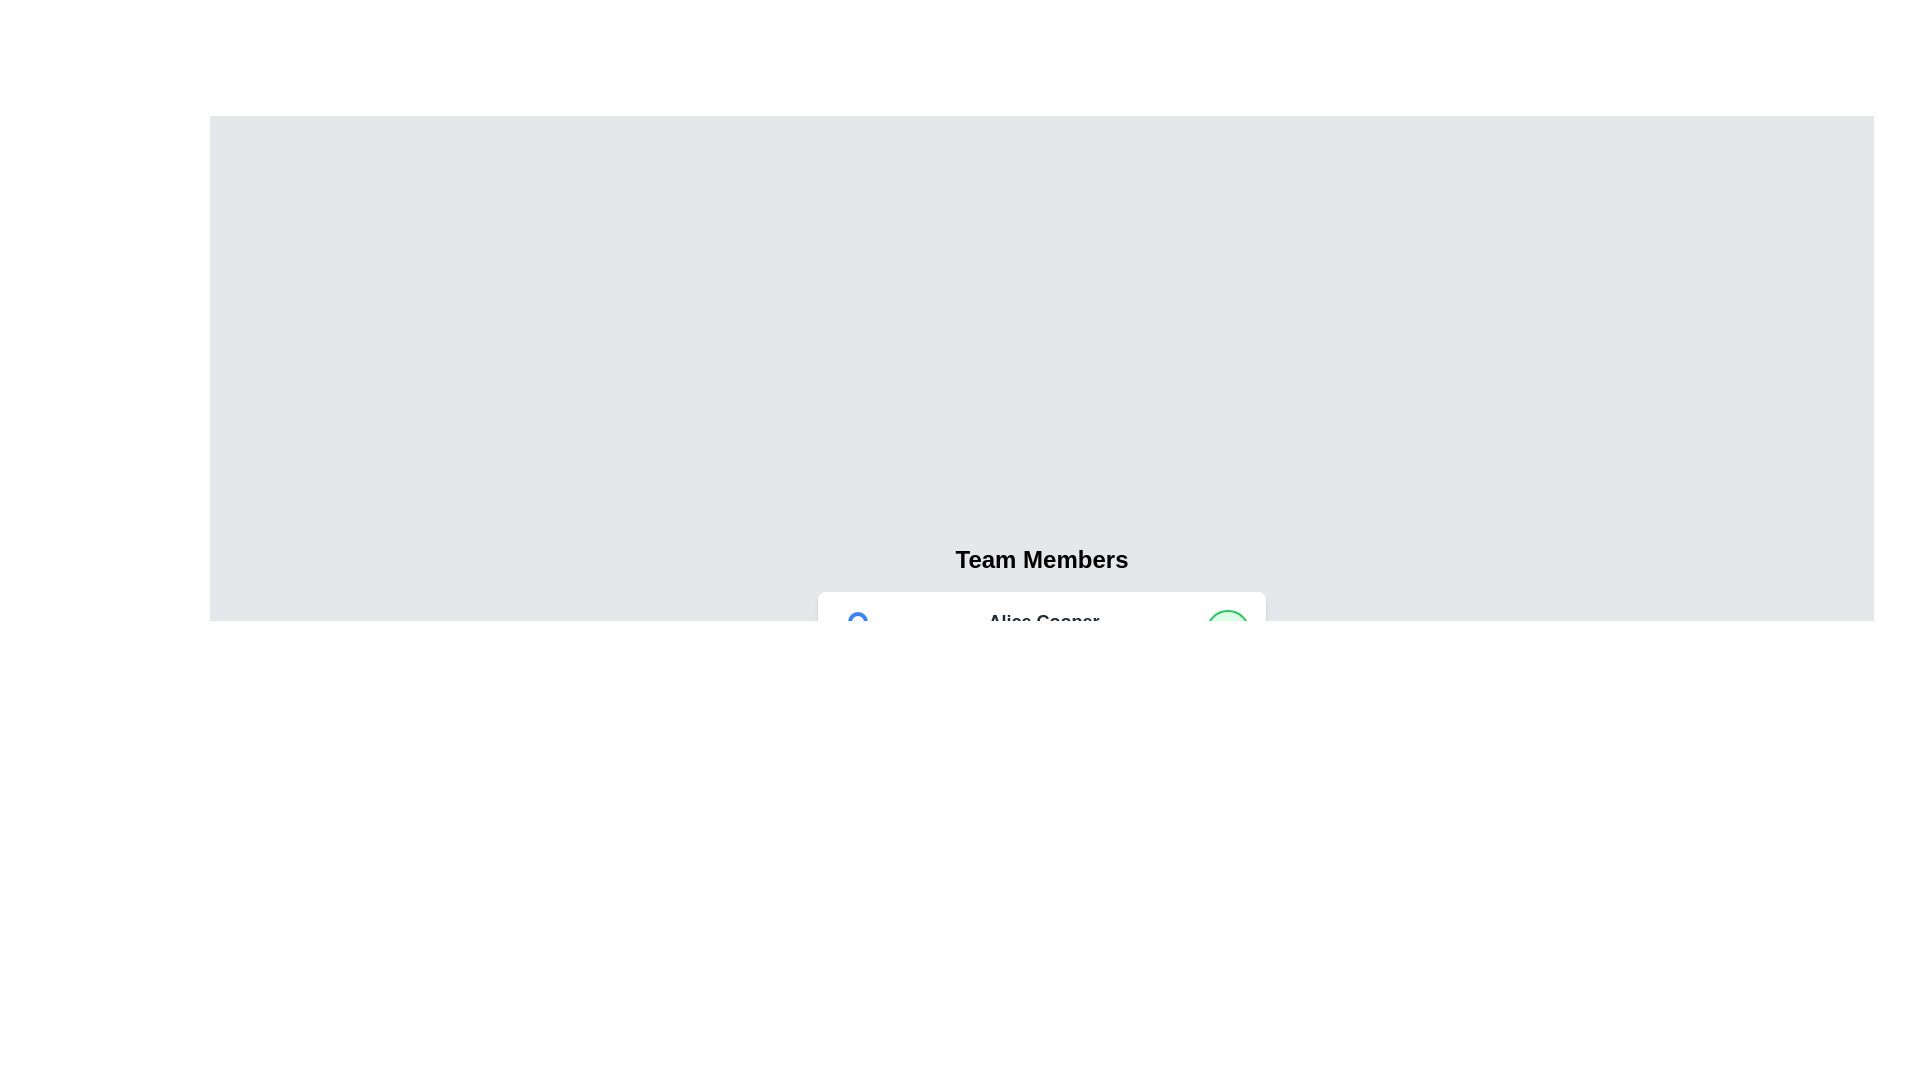  What do you see at coordinates (1040, 632) in the screenshot?
I see `the User profile card for 'Alice Cooper', which is visually characterized by a blue profile icon, bold text with the name 'Alice Cooper' and title 'Leader', and a green status indicator` at bounding box center [1040, 632].